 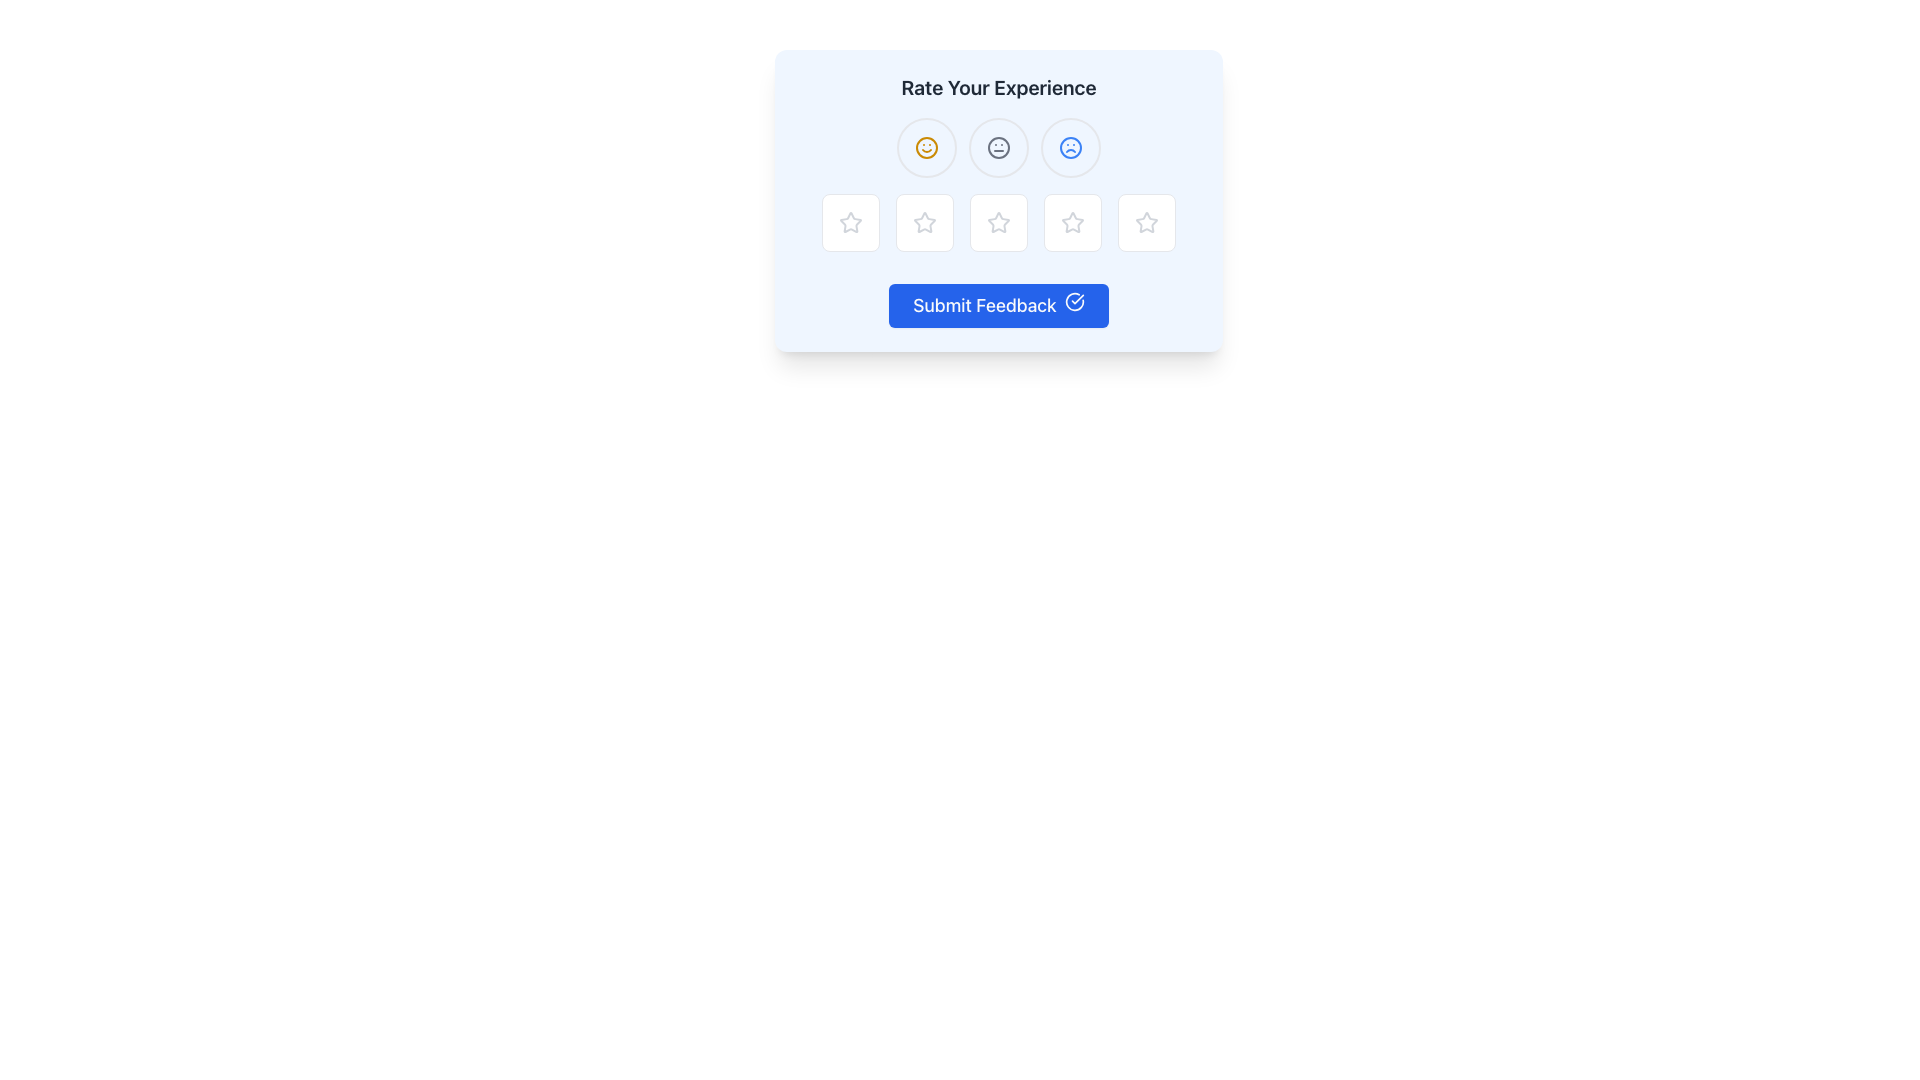 I want to click on the second star icon in the rating system to rate something with two stars, so click(x=924, y=223).